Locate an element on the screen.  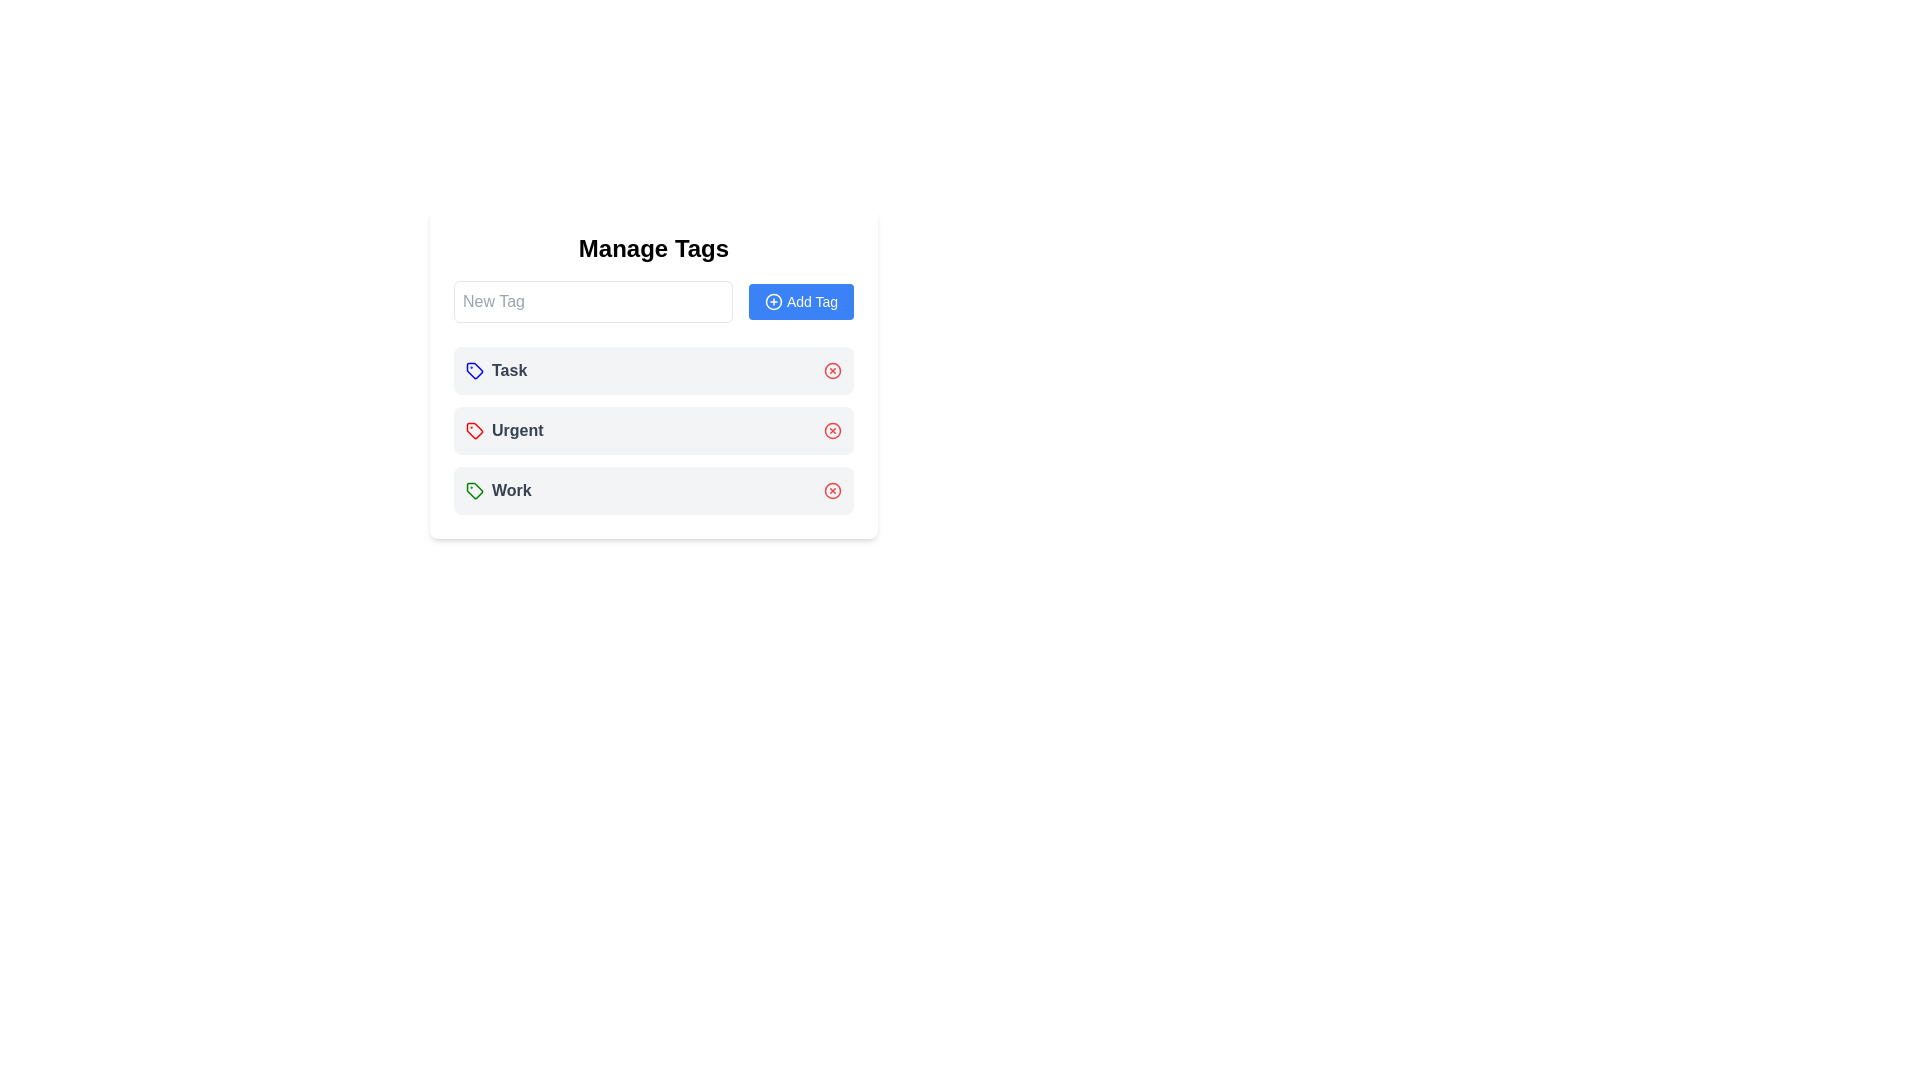
the text label displaying 'Work' in a bold, medium-sized font, which is part of a tag-like UI component located to the right of a green tag icon in the 'Manage Tags' section is located at coordinates (511, 490).